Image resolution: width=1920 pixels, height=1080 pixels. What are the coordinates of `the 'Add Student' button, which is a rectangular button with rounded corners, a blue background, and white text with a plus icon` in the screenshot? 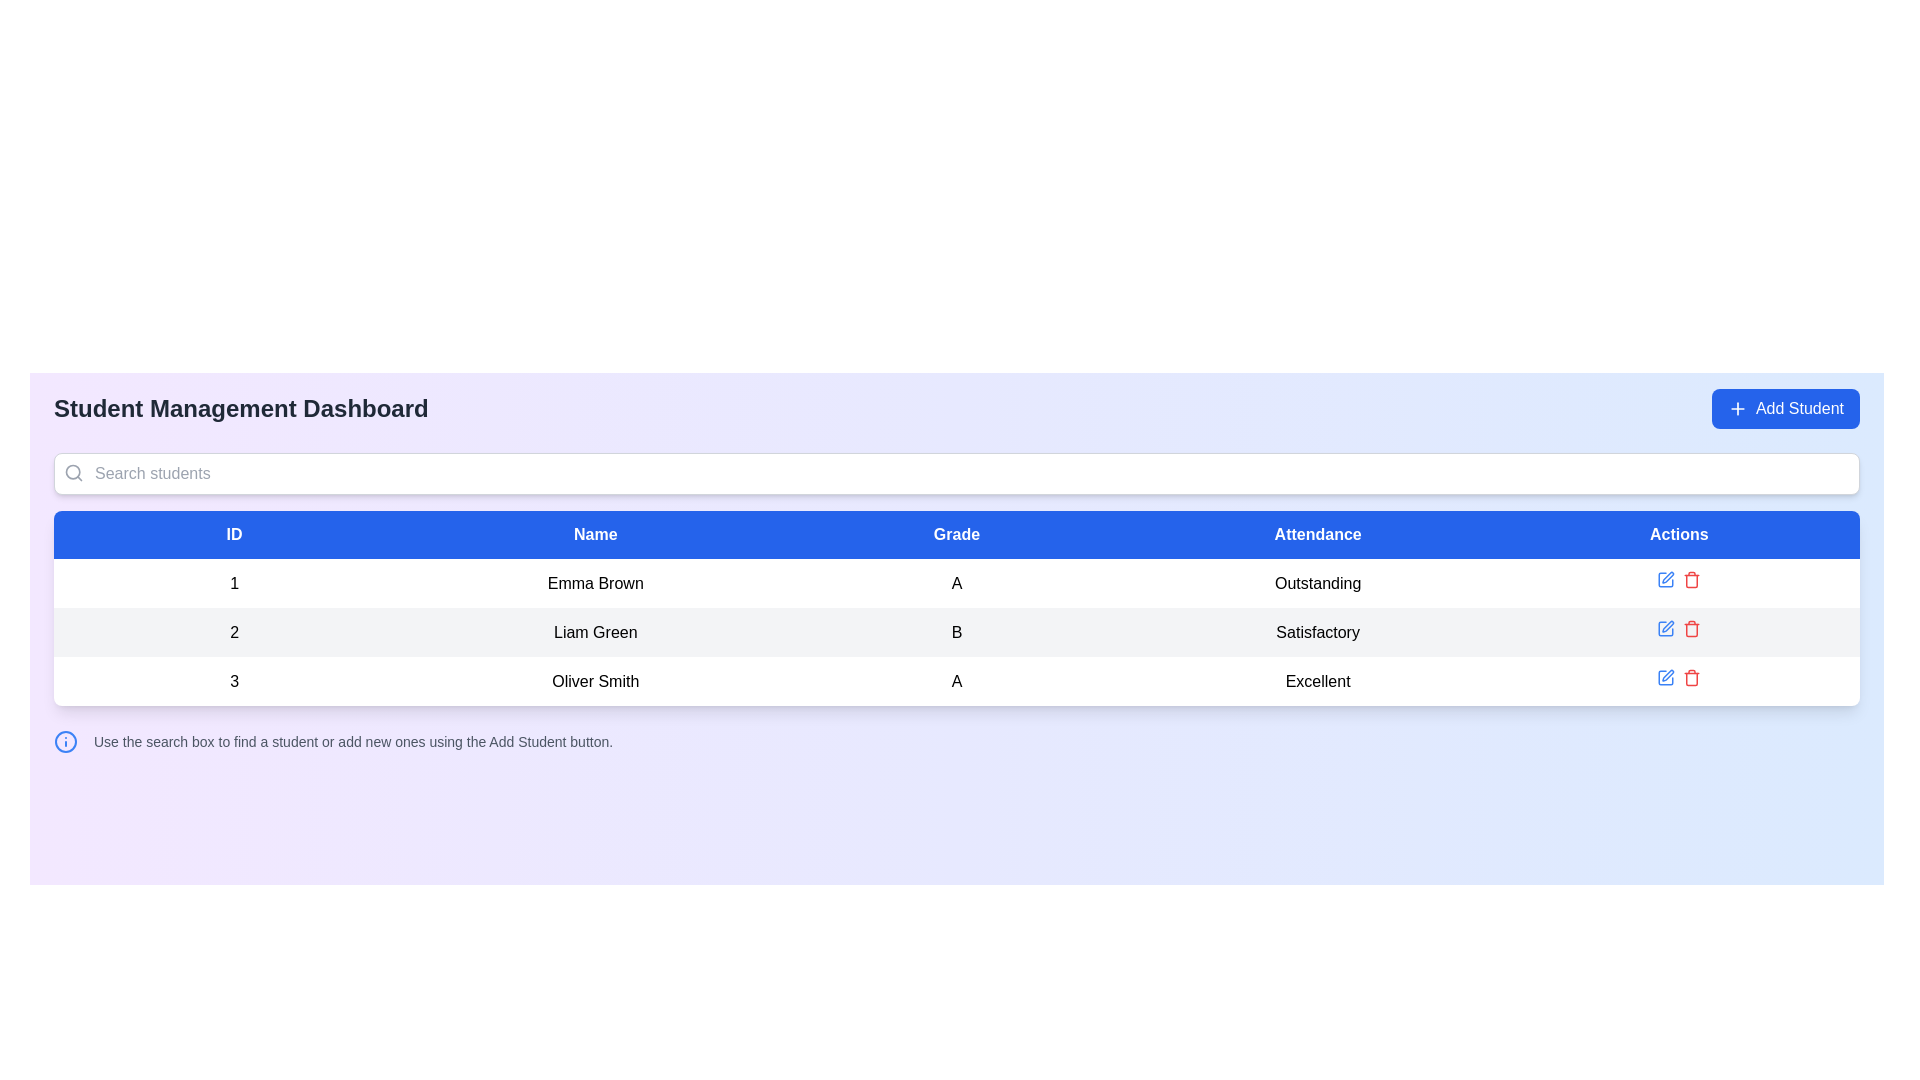 It's located at (1785, 407).